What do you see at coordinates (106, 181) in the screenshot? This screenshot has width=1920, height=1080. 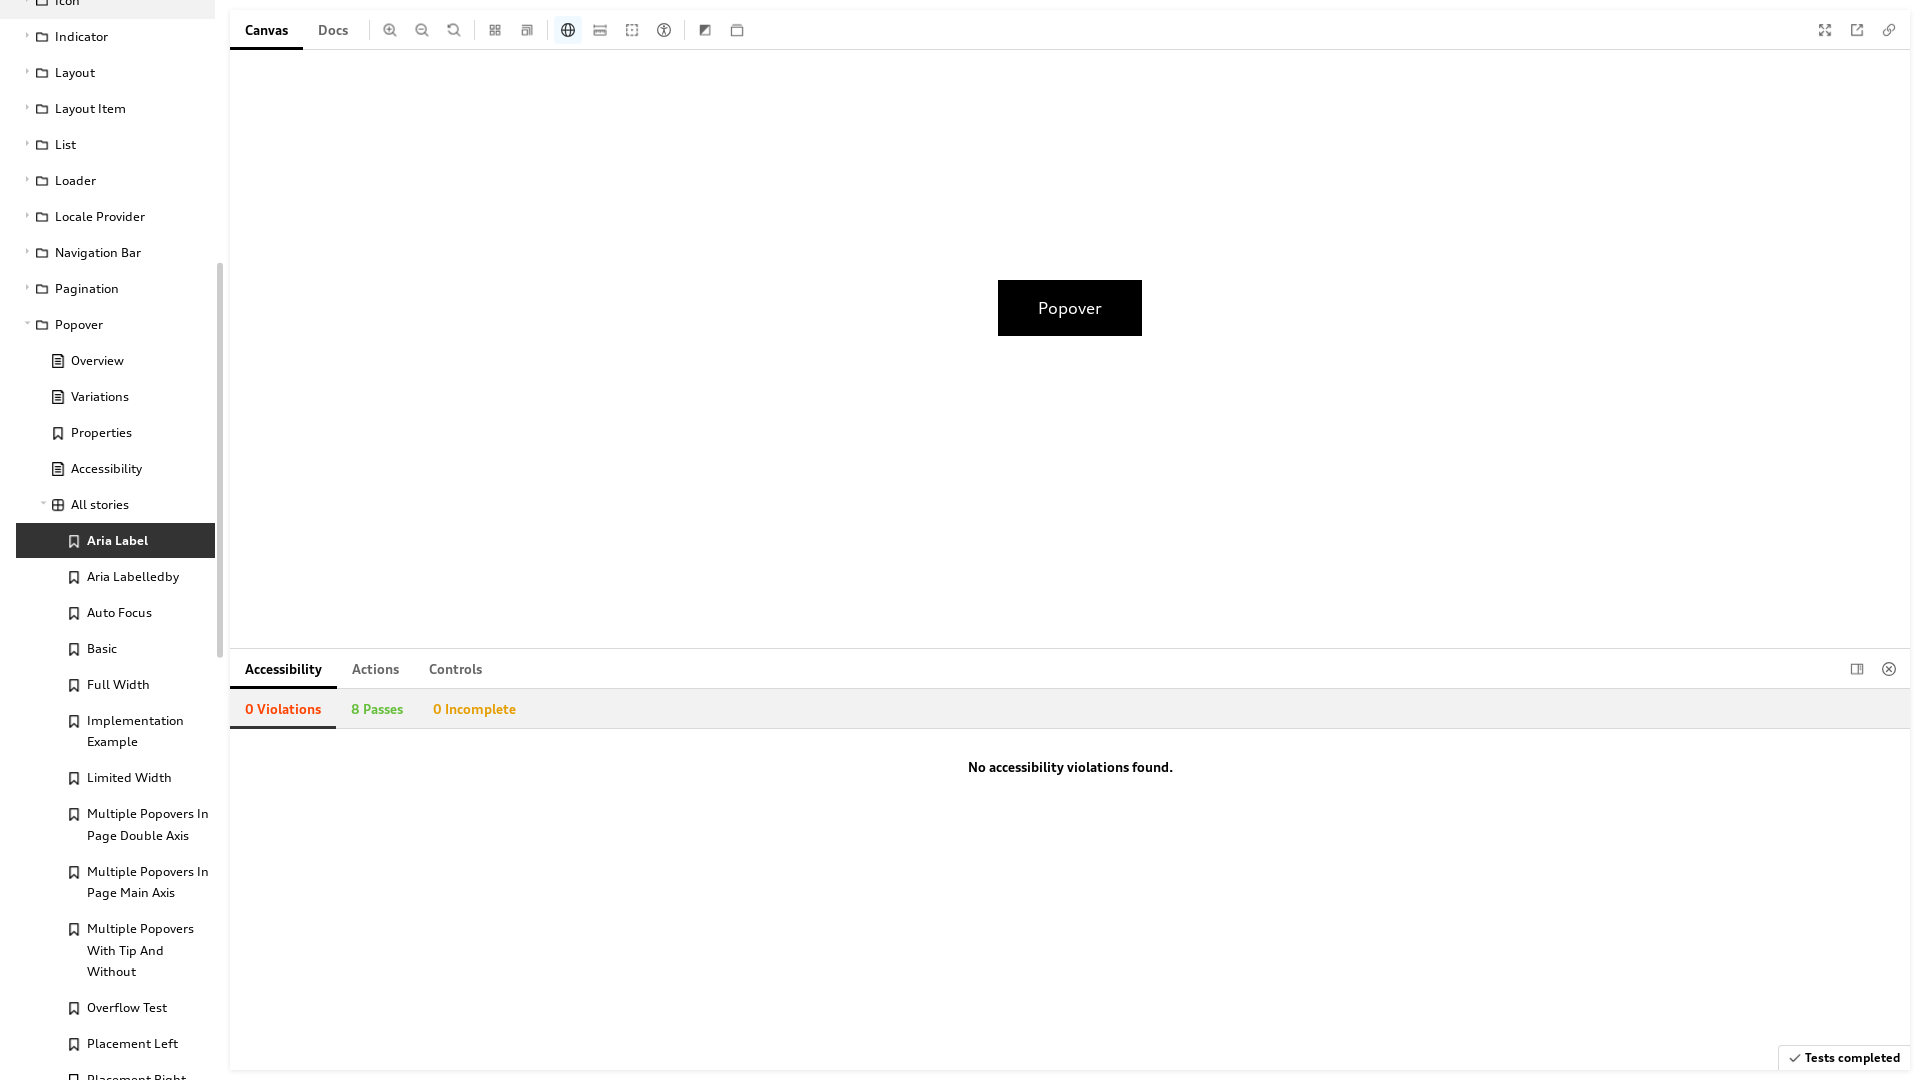 I see `'Loader'` at bounding box center [106, 181].